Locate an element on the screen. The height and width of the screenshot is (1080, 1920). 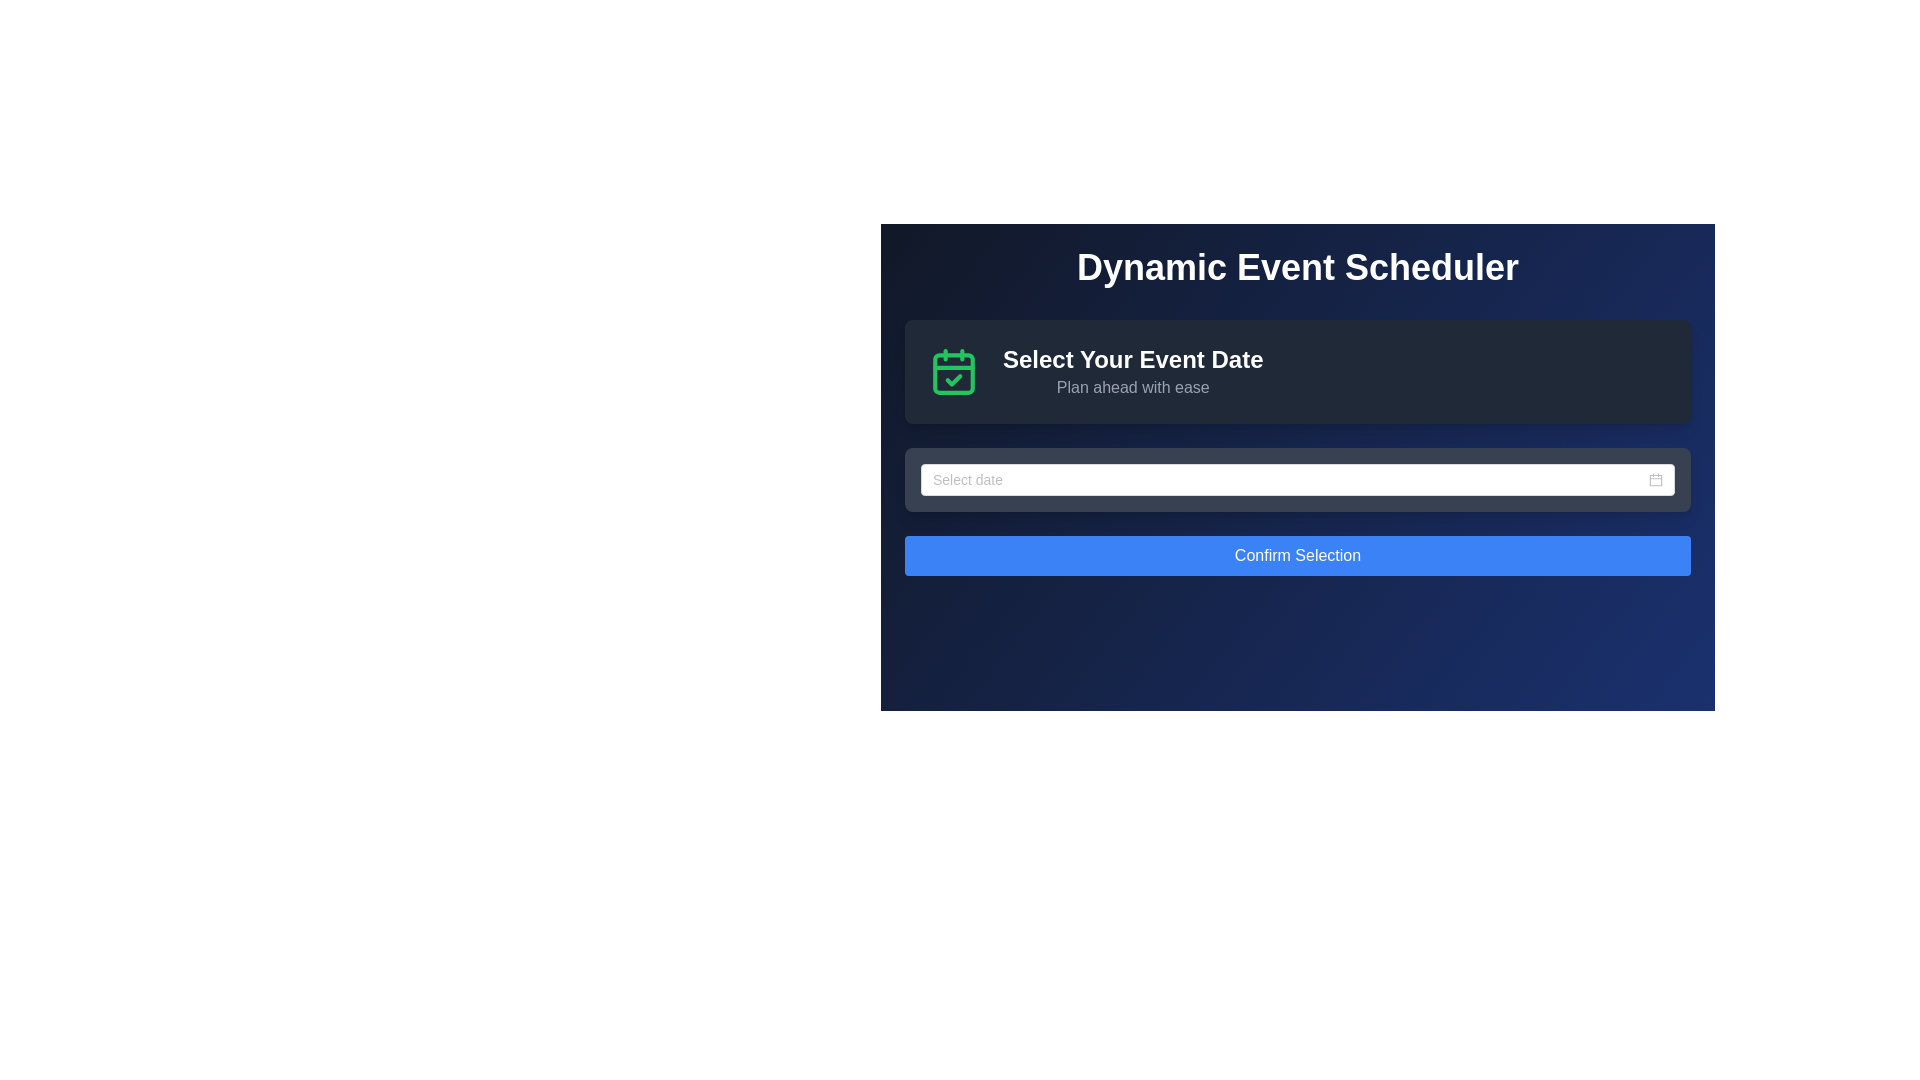
the icon button located at the rightmost side of the date selection input field is located at coordinates (1656, 479).